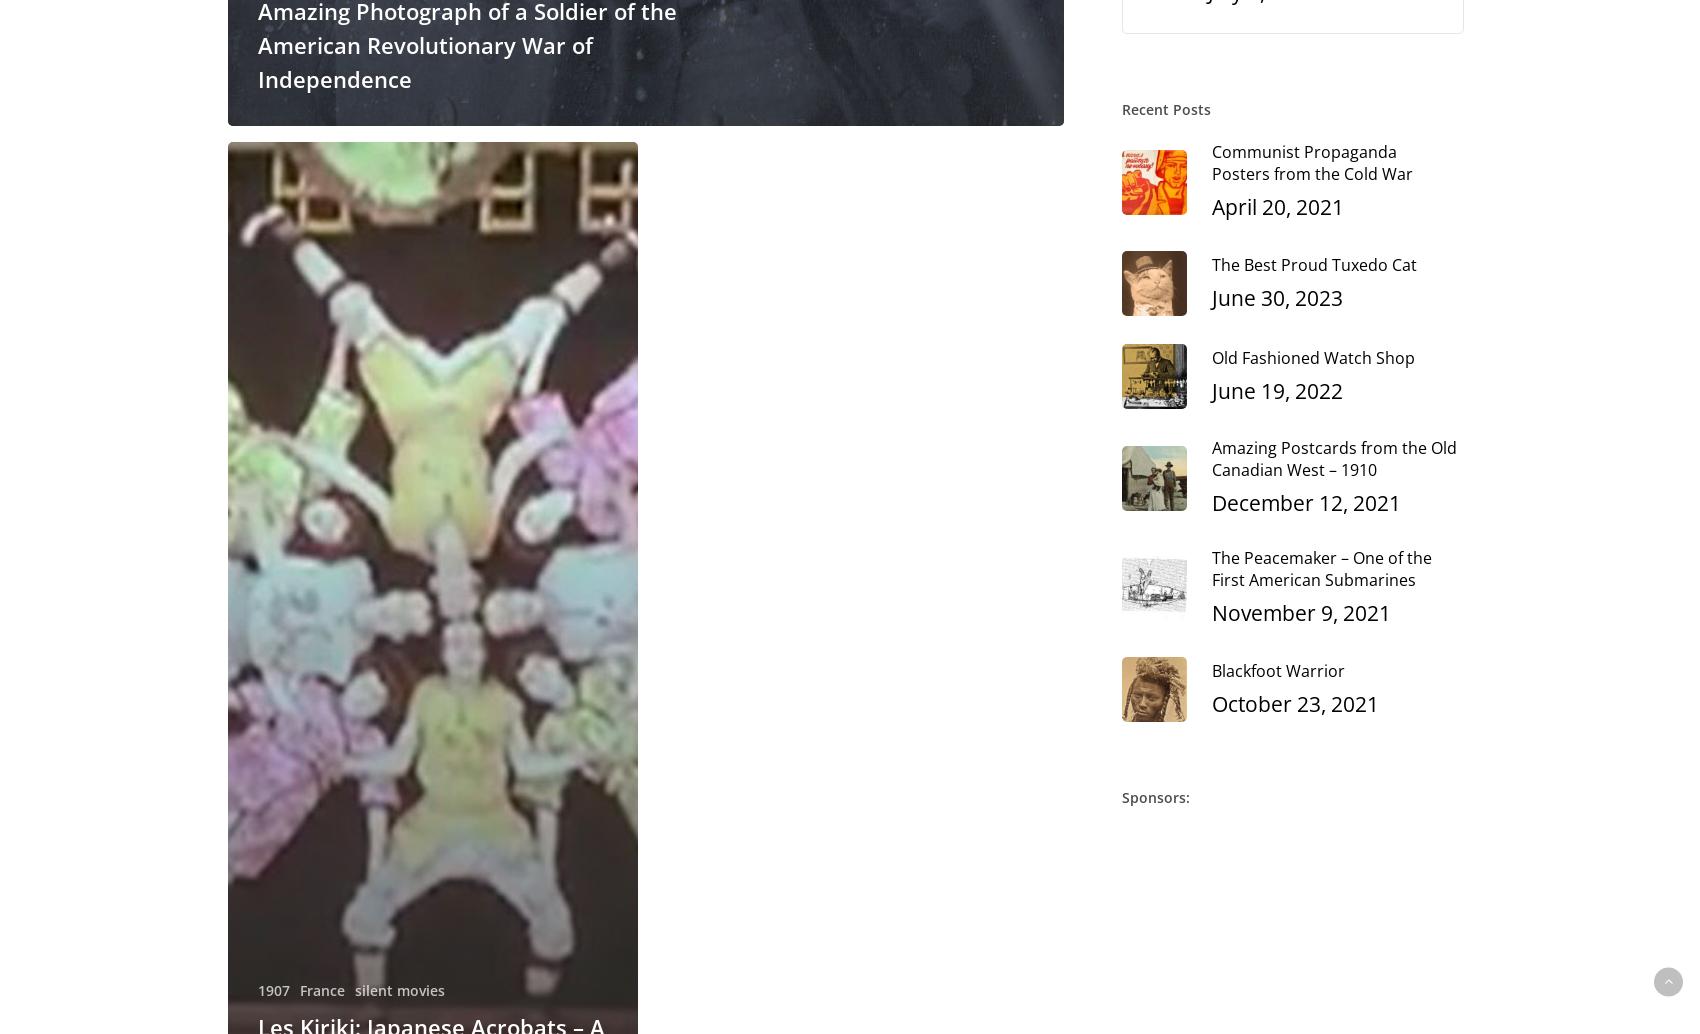 This screenshot has width=1700, height=1034. I want to click on 'The Peacemaker – One of the First American Submarines', so click(1321, 569).